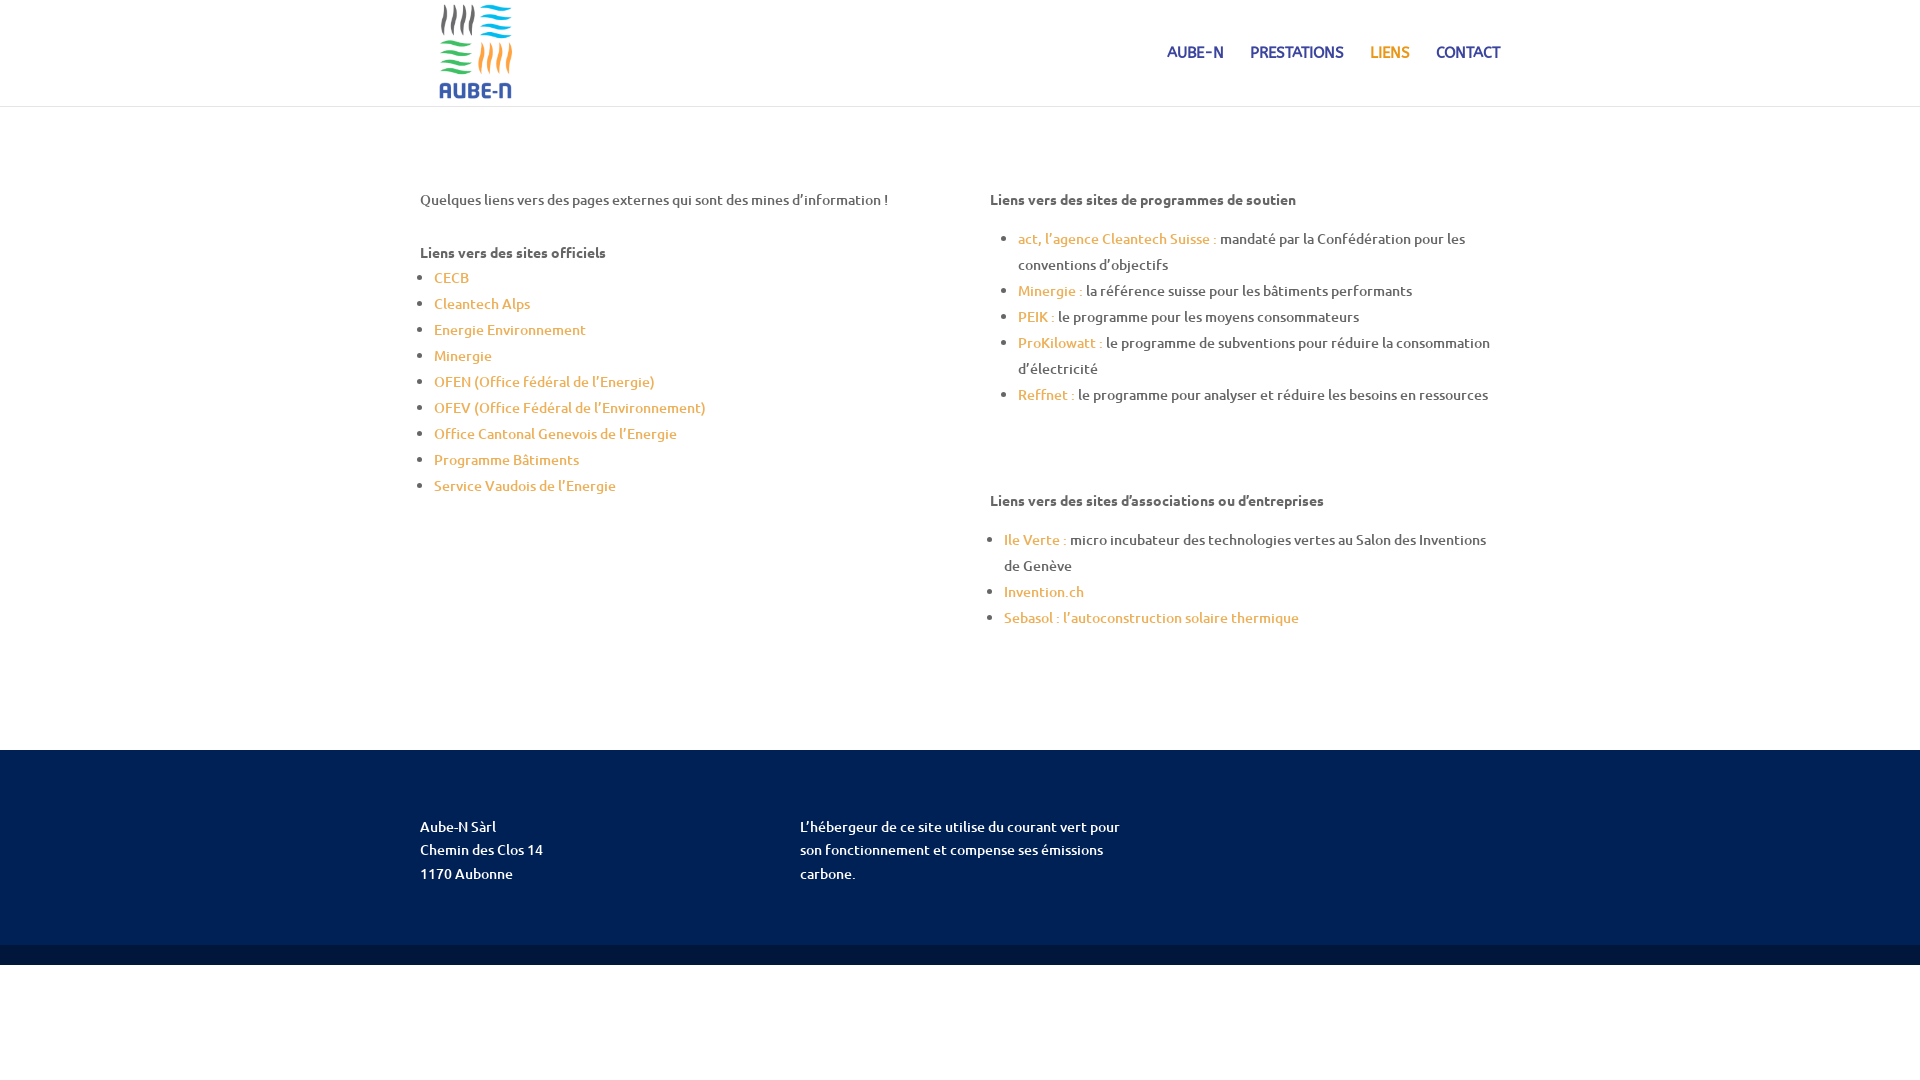 The image size is (1920, 1080). What do you see at coordinates (1046, 394) in the screenshot?
I see `'Reffnet :'` at bounding box center [1046, 394].